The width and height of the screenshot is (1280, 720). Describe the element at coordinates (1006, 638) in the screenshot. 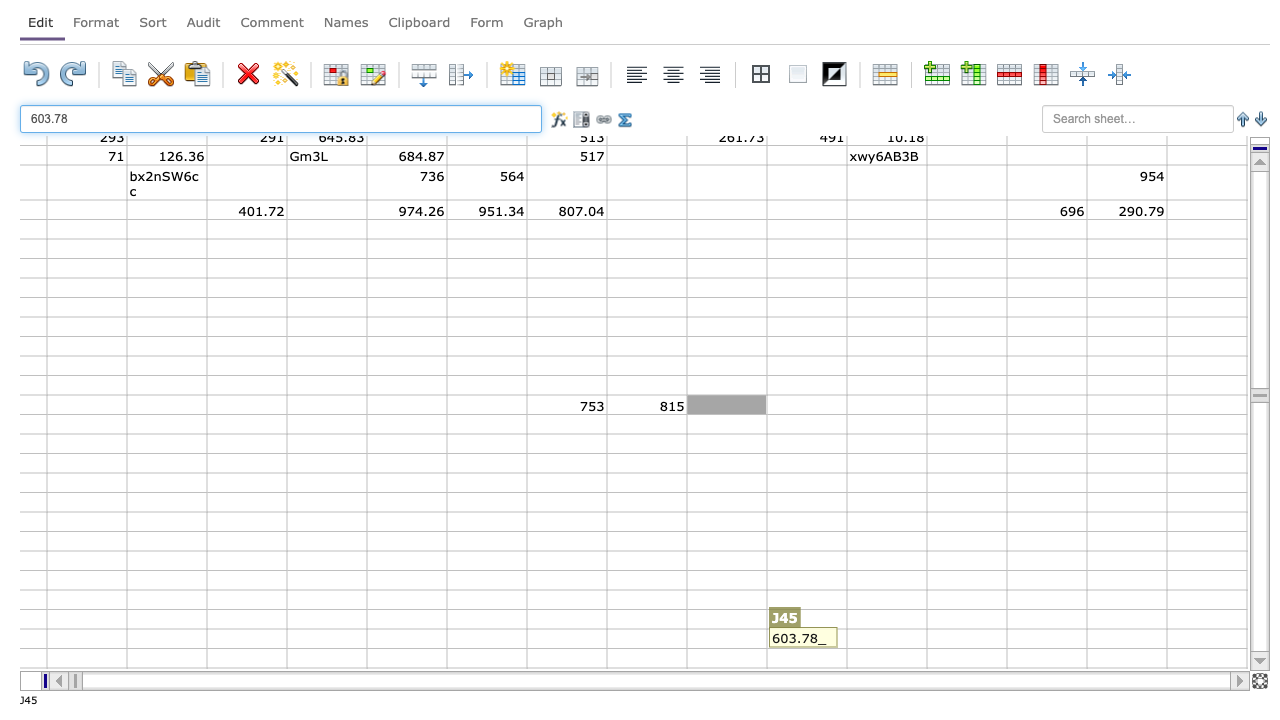

I see `right edge at column M row 57` at that location.